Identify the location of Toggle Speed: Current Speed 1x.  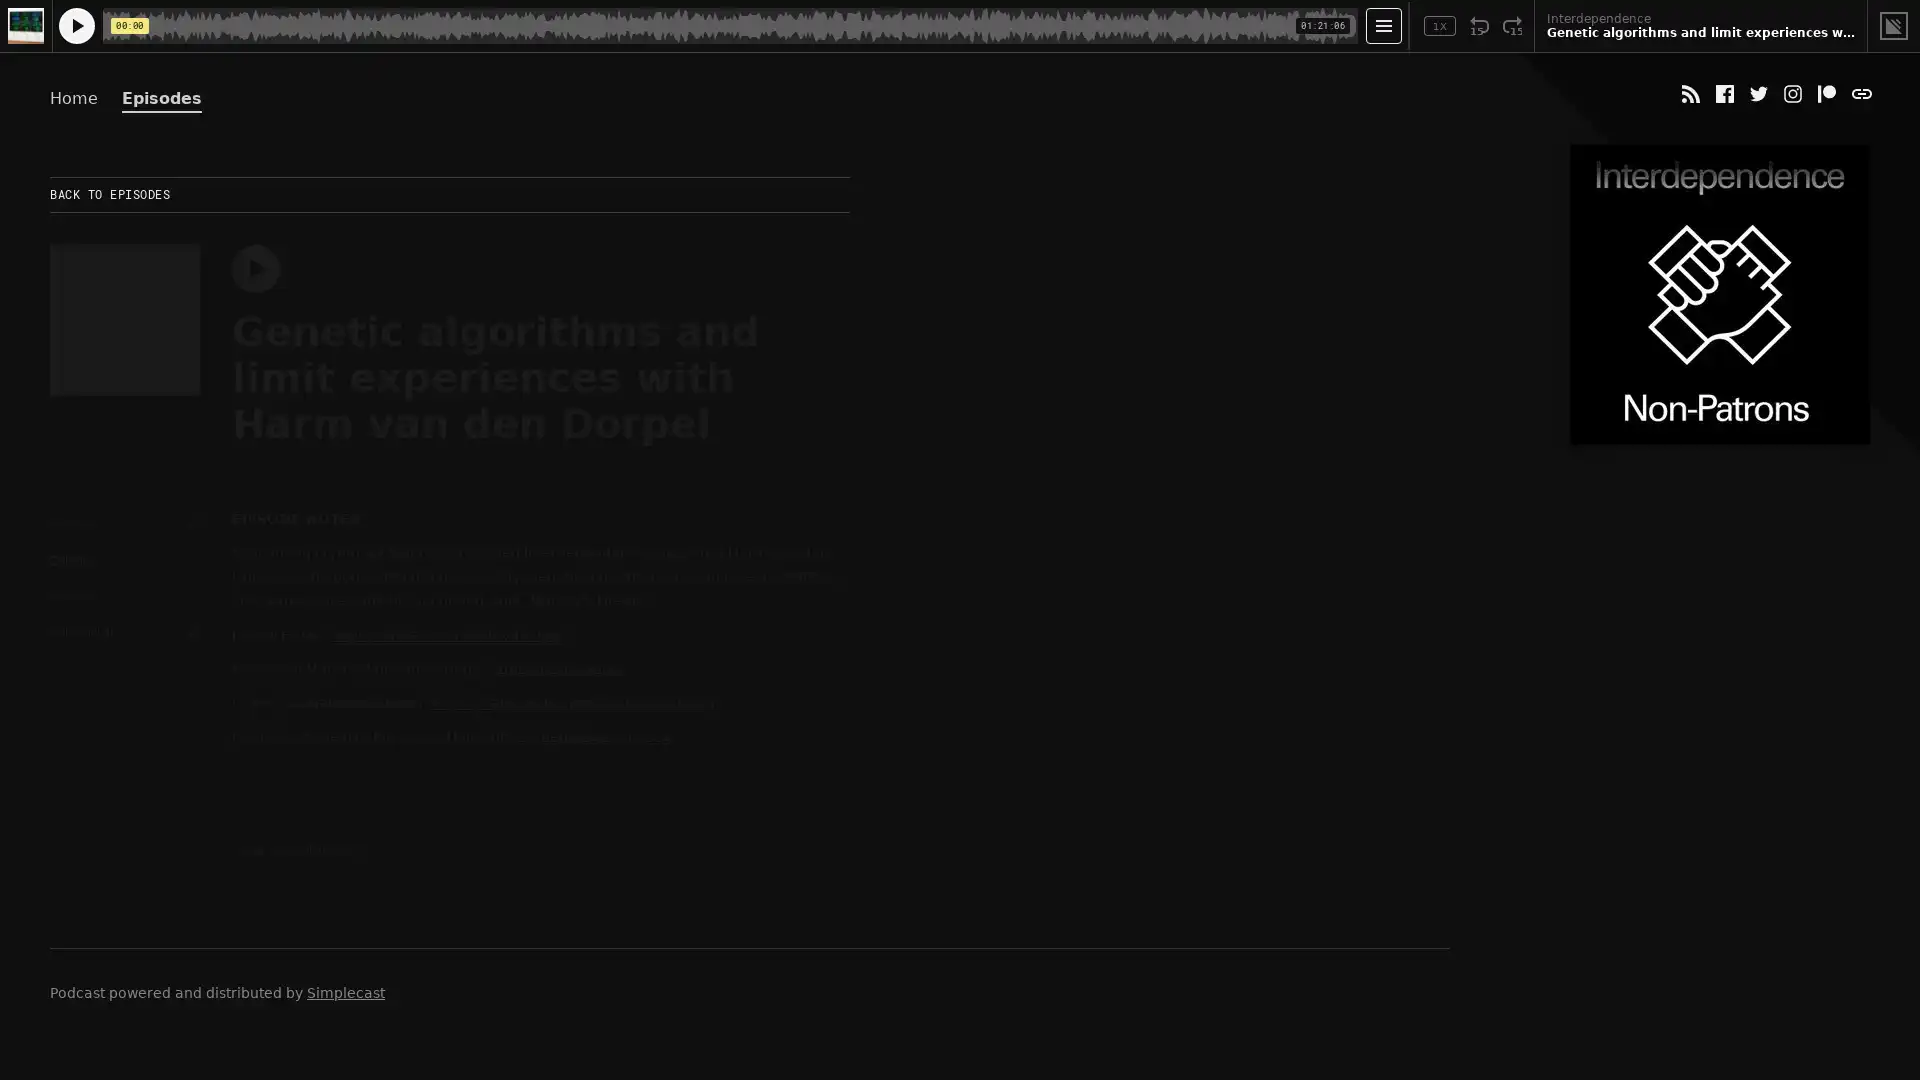
(1440, 26).